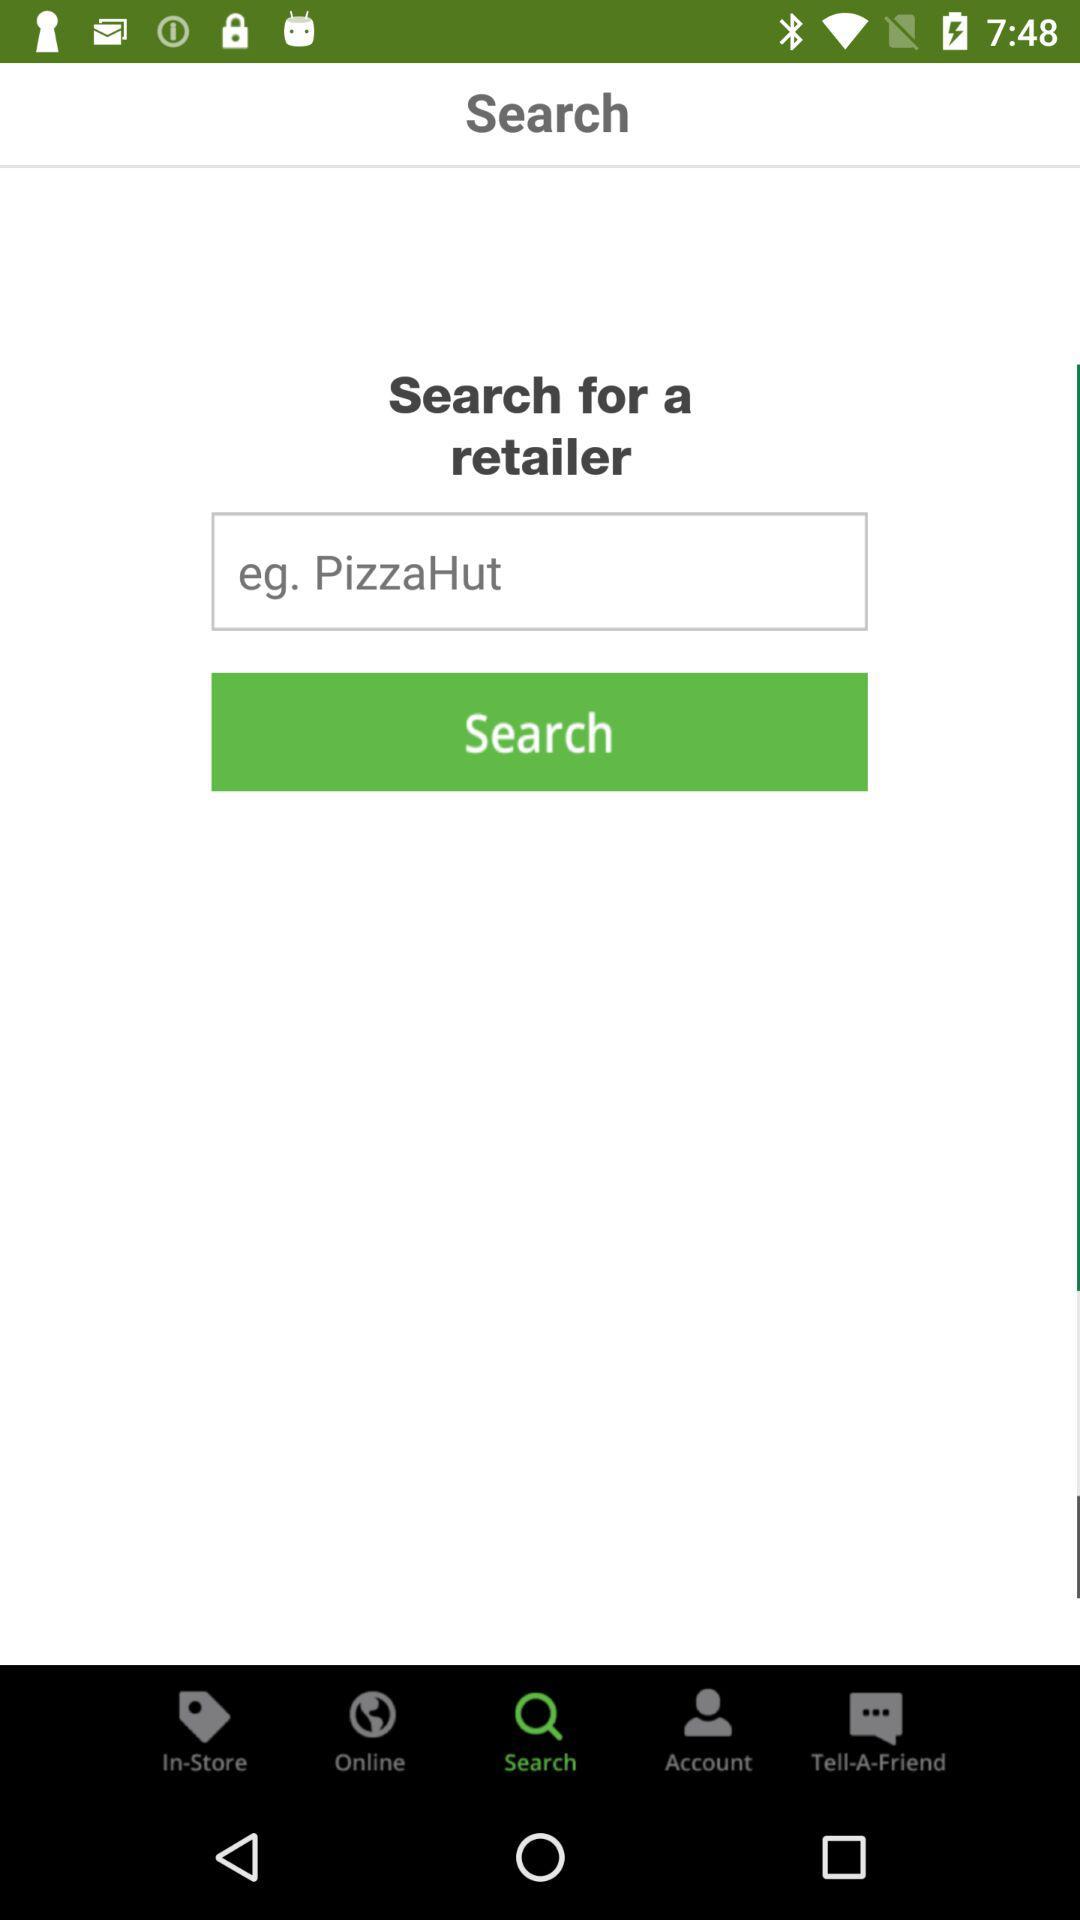 The image size is (1080, 1920). What do you see at coordinates (874, 1728) in the screenshot?
I see `the highlighted area is used to tell the friends in contact list about the application` at bounding box center [874, 1728].